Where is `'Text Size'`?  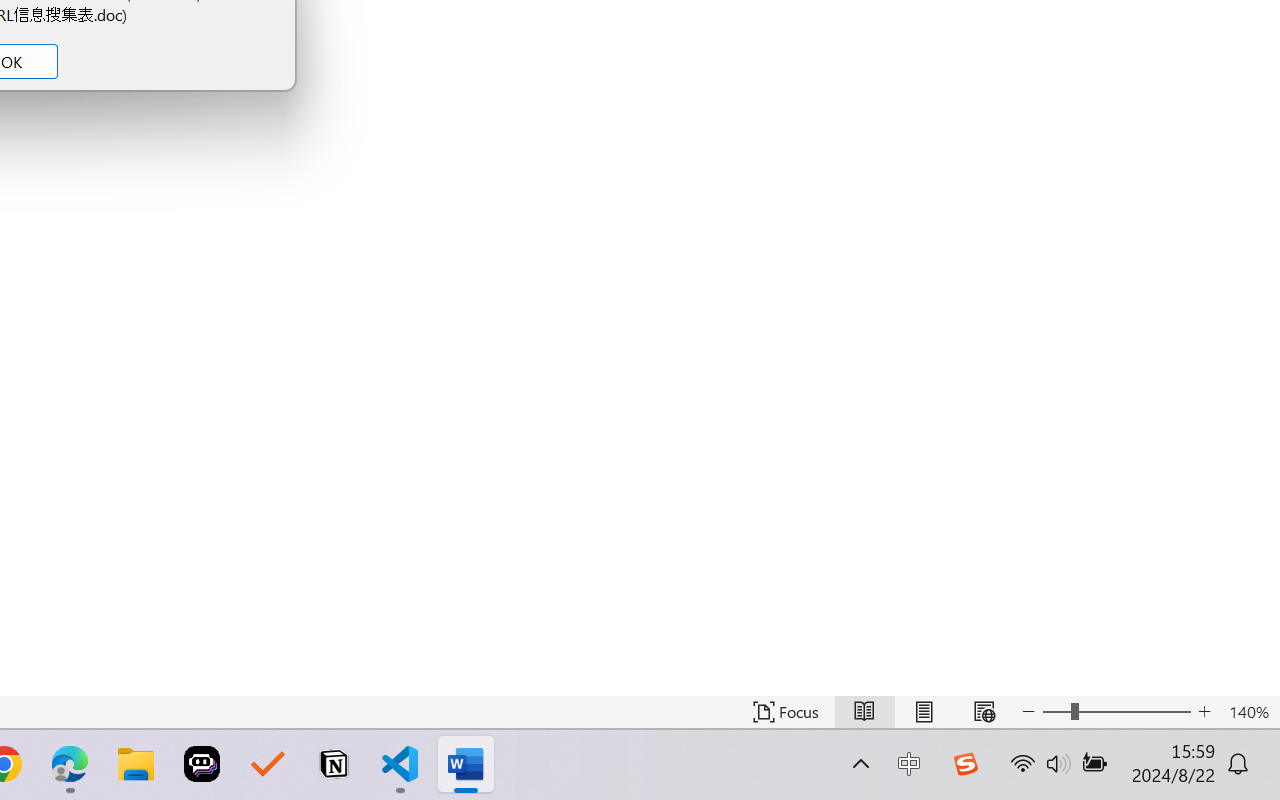 'Text Size' is located at coordinates (1115, 711).